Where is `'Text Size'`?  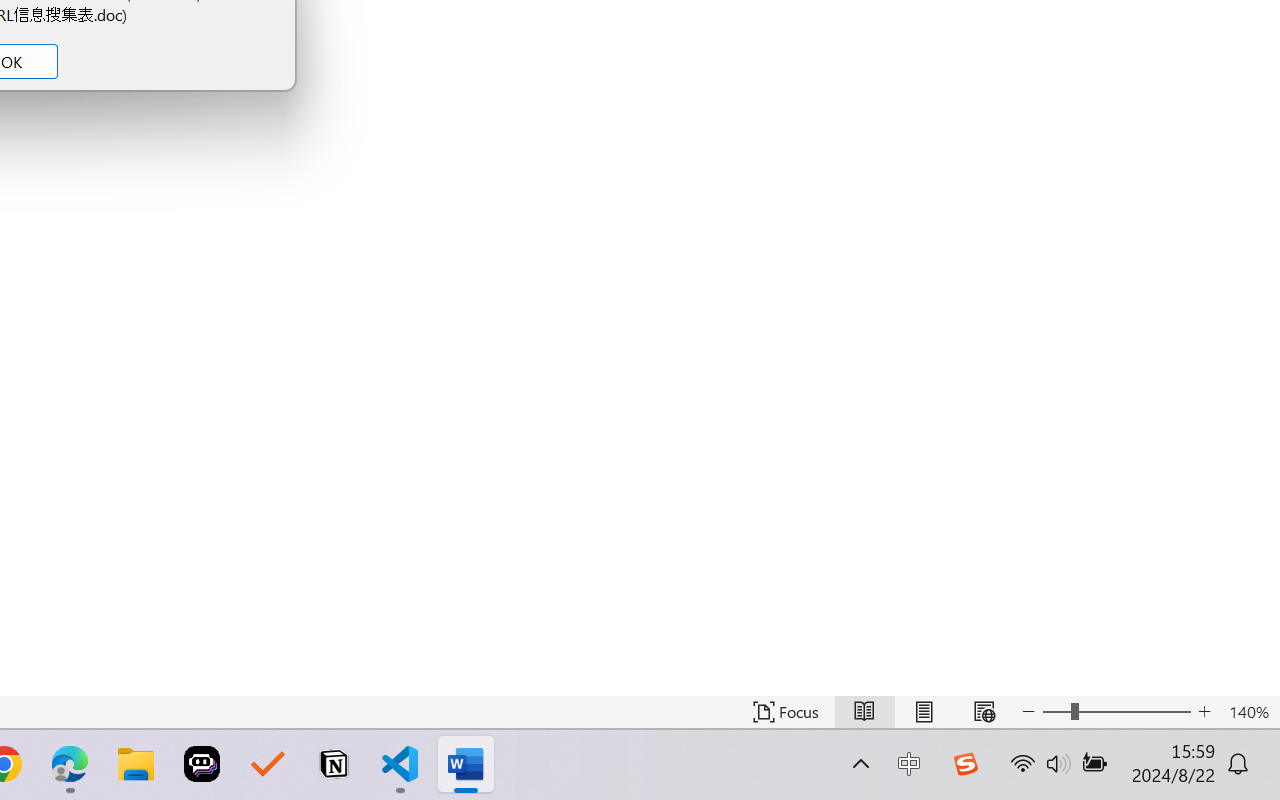 'Text Size' is located at coordinates (1115, 711).